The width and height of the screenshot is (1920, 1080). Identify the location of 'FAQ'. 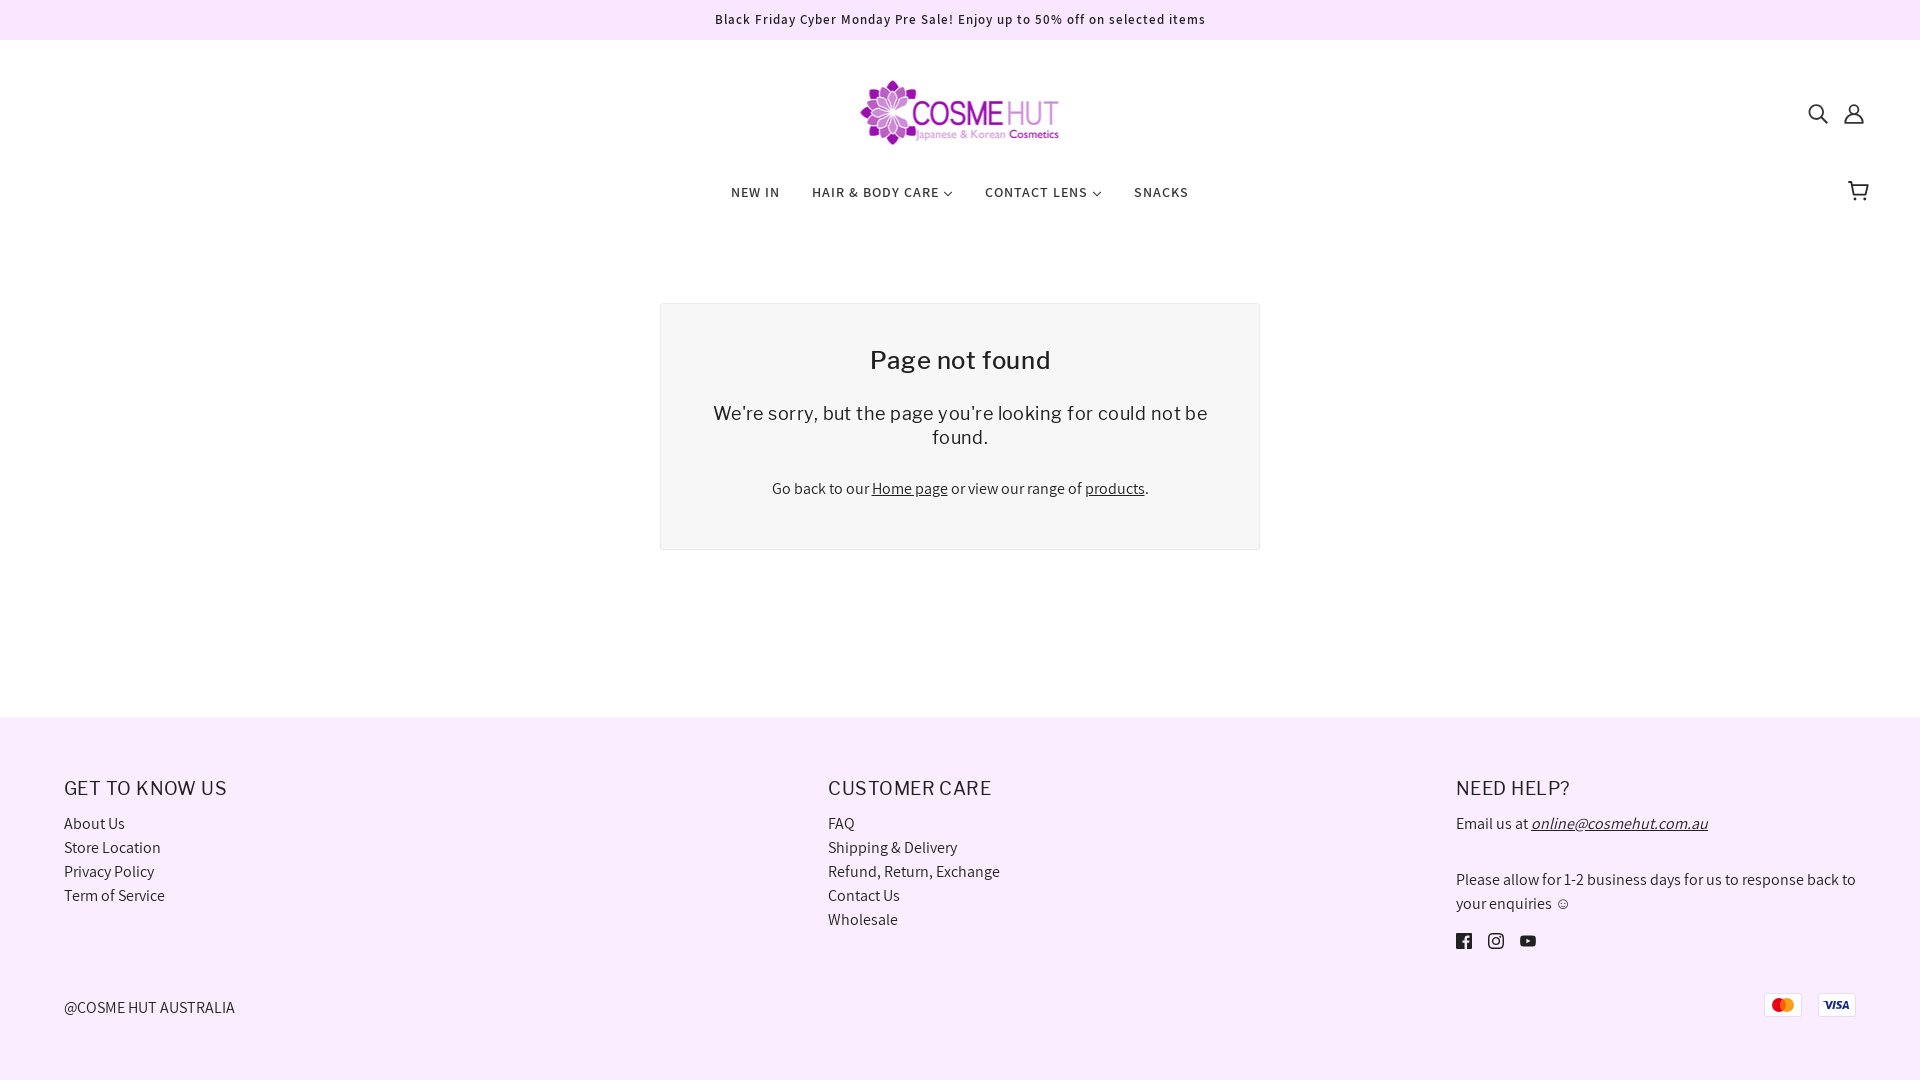
(828, 823).